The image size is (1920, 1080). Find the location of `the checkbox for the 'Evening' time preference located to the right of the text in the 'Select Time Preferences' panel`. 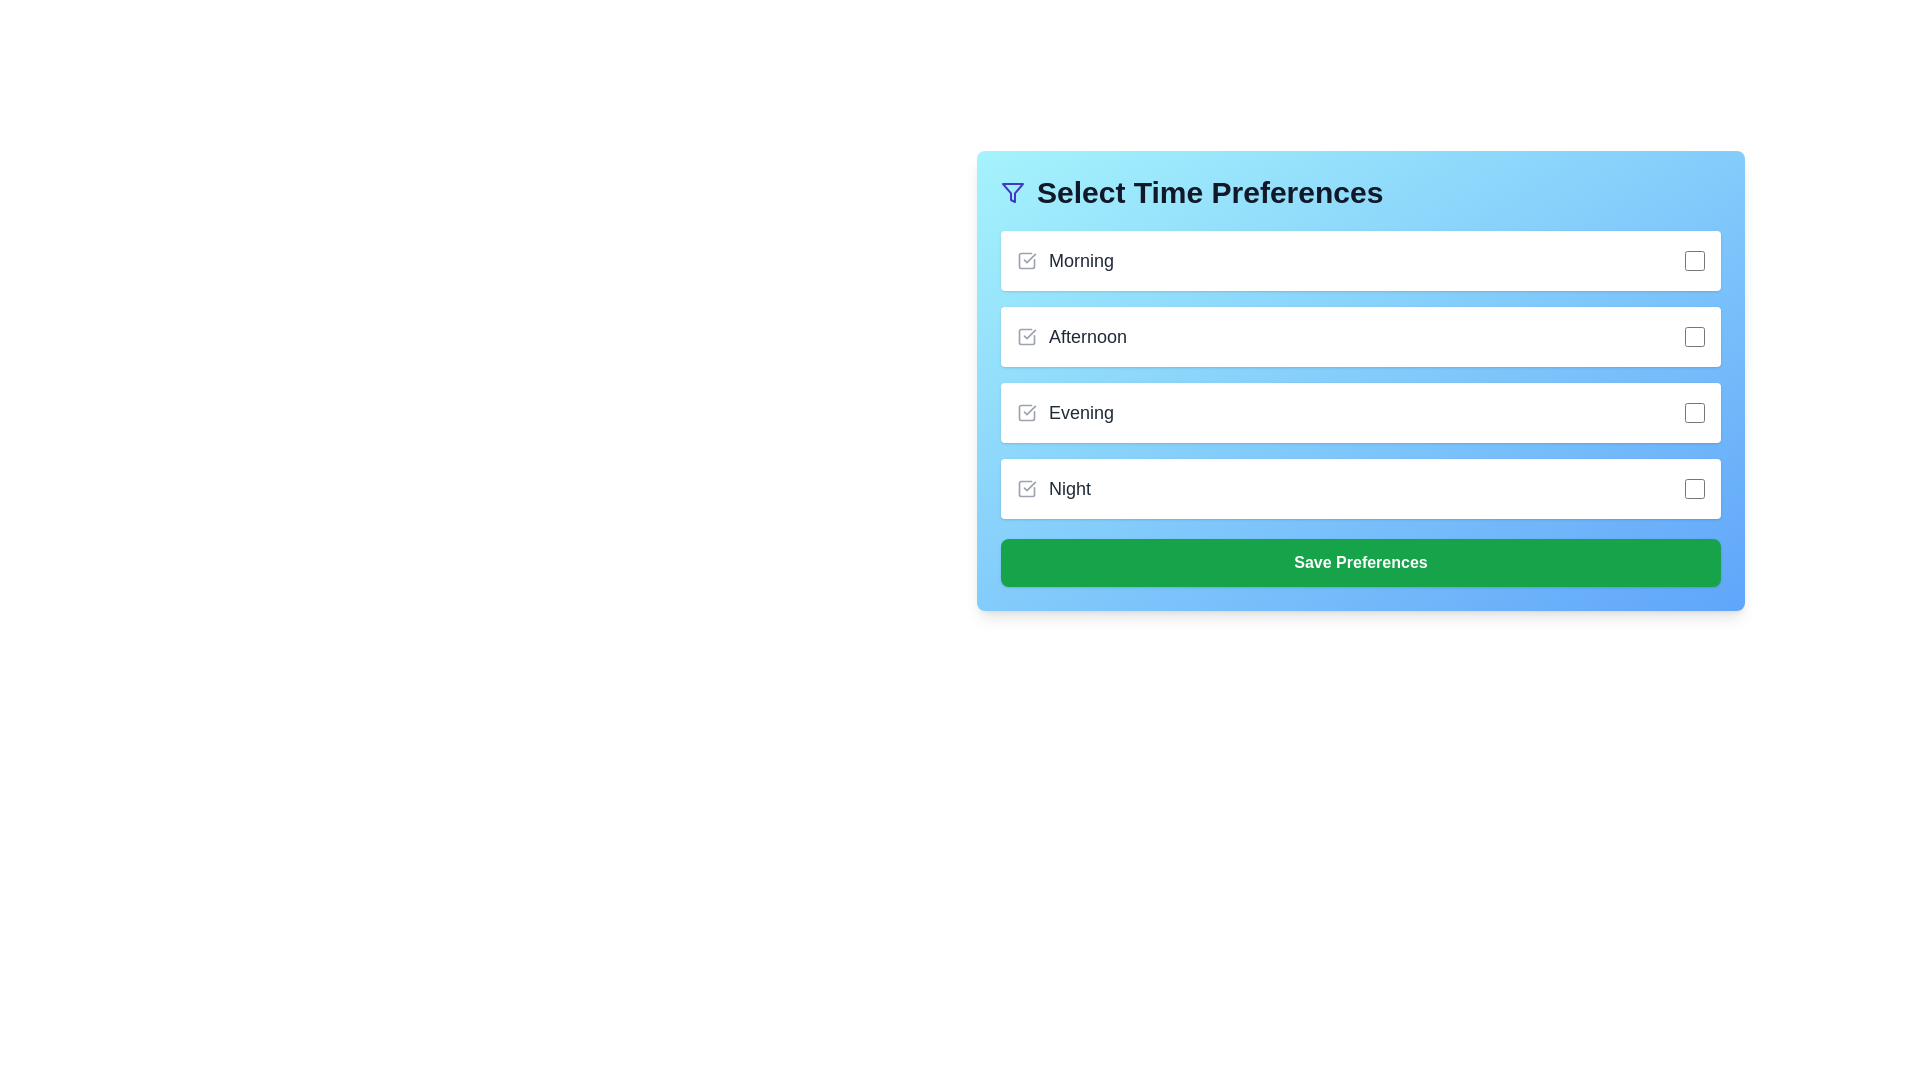

the checkbox for the 'Evening' time preference located to the right of the text in the 'Select Time Preferences' panel is located at coordinates (1693, 411).